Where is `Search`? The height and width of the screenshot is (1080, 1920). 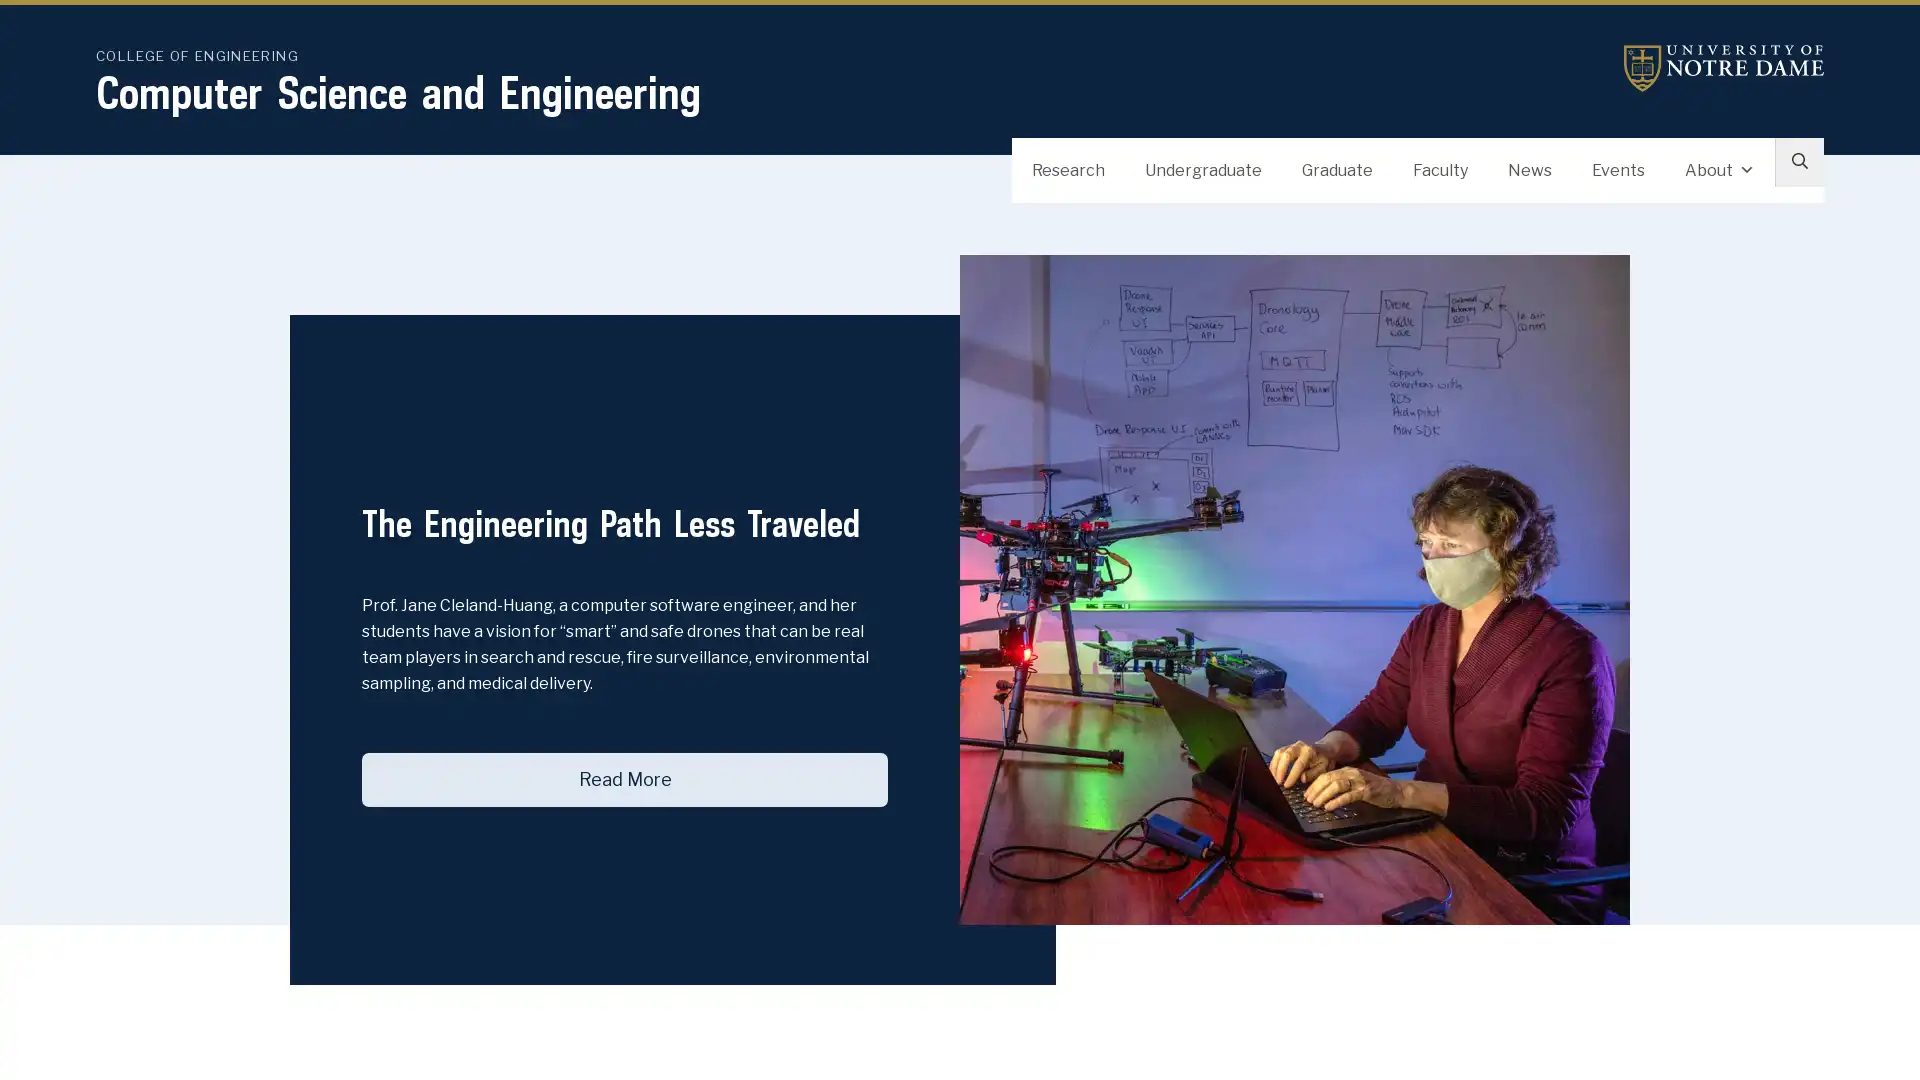
Search is located at coordinates (1794, 172).